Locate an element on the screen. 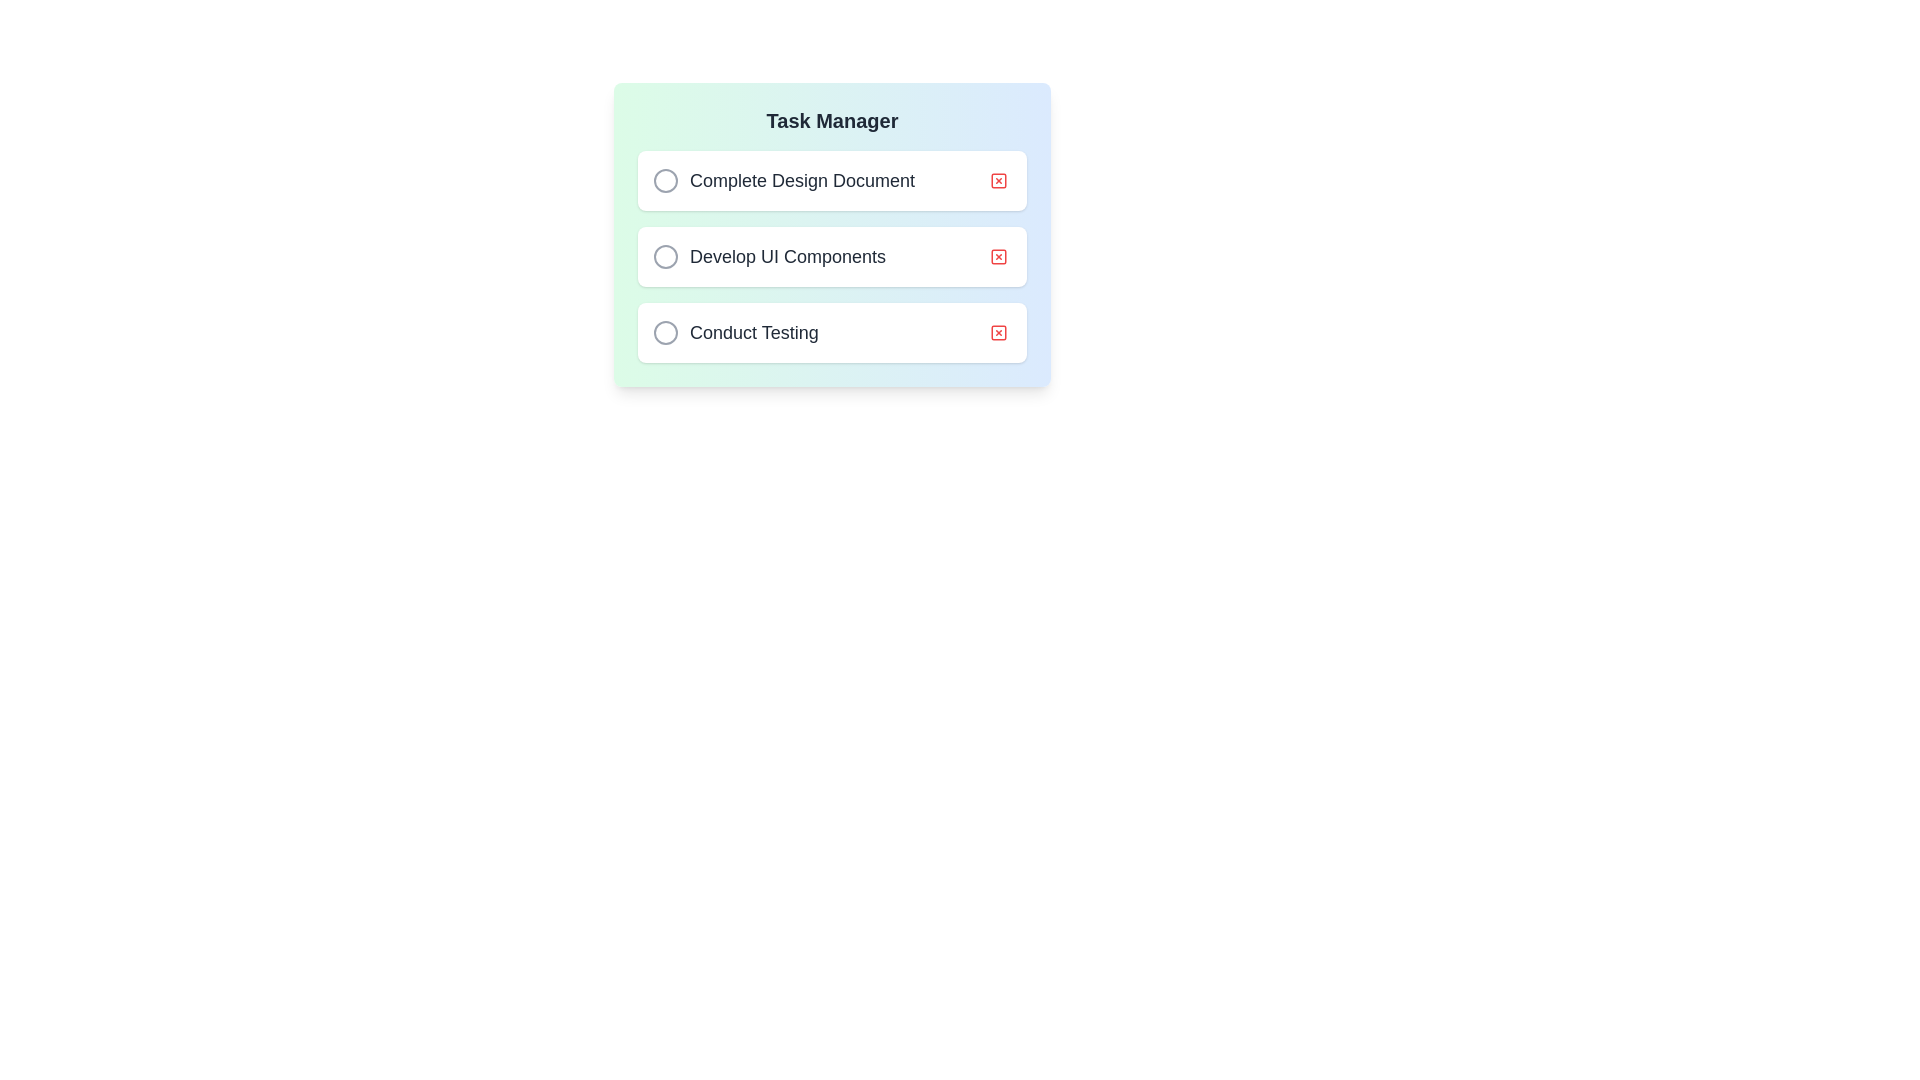 This screenshot has width=1920, height=1080. the text label 'Conduct Testing' in the task manager, which is the third item in a vertical list of tasks, to interact with the associated checkbox is located at coordinates (753, 331).